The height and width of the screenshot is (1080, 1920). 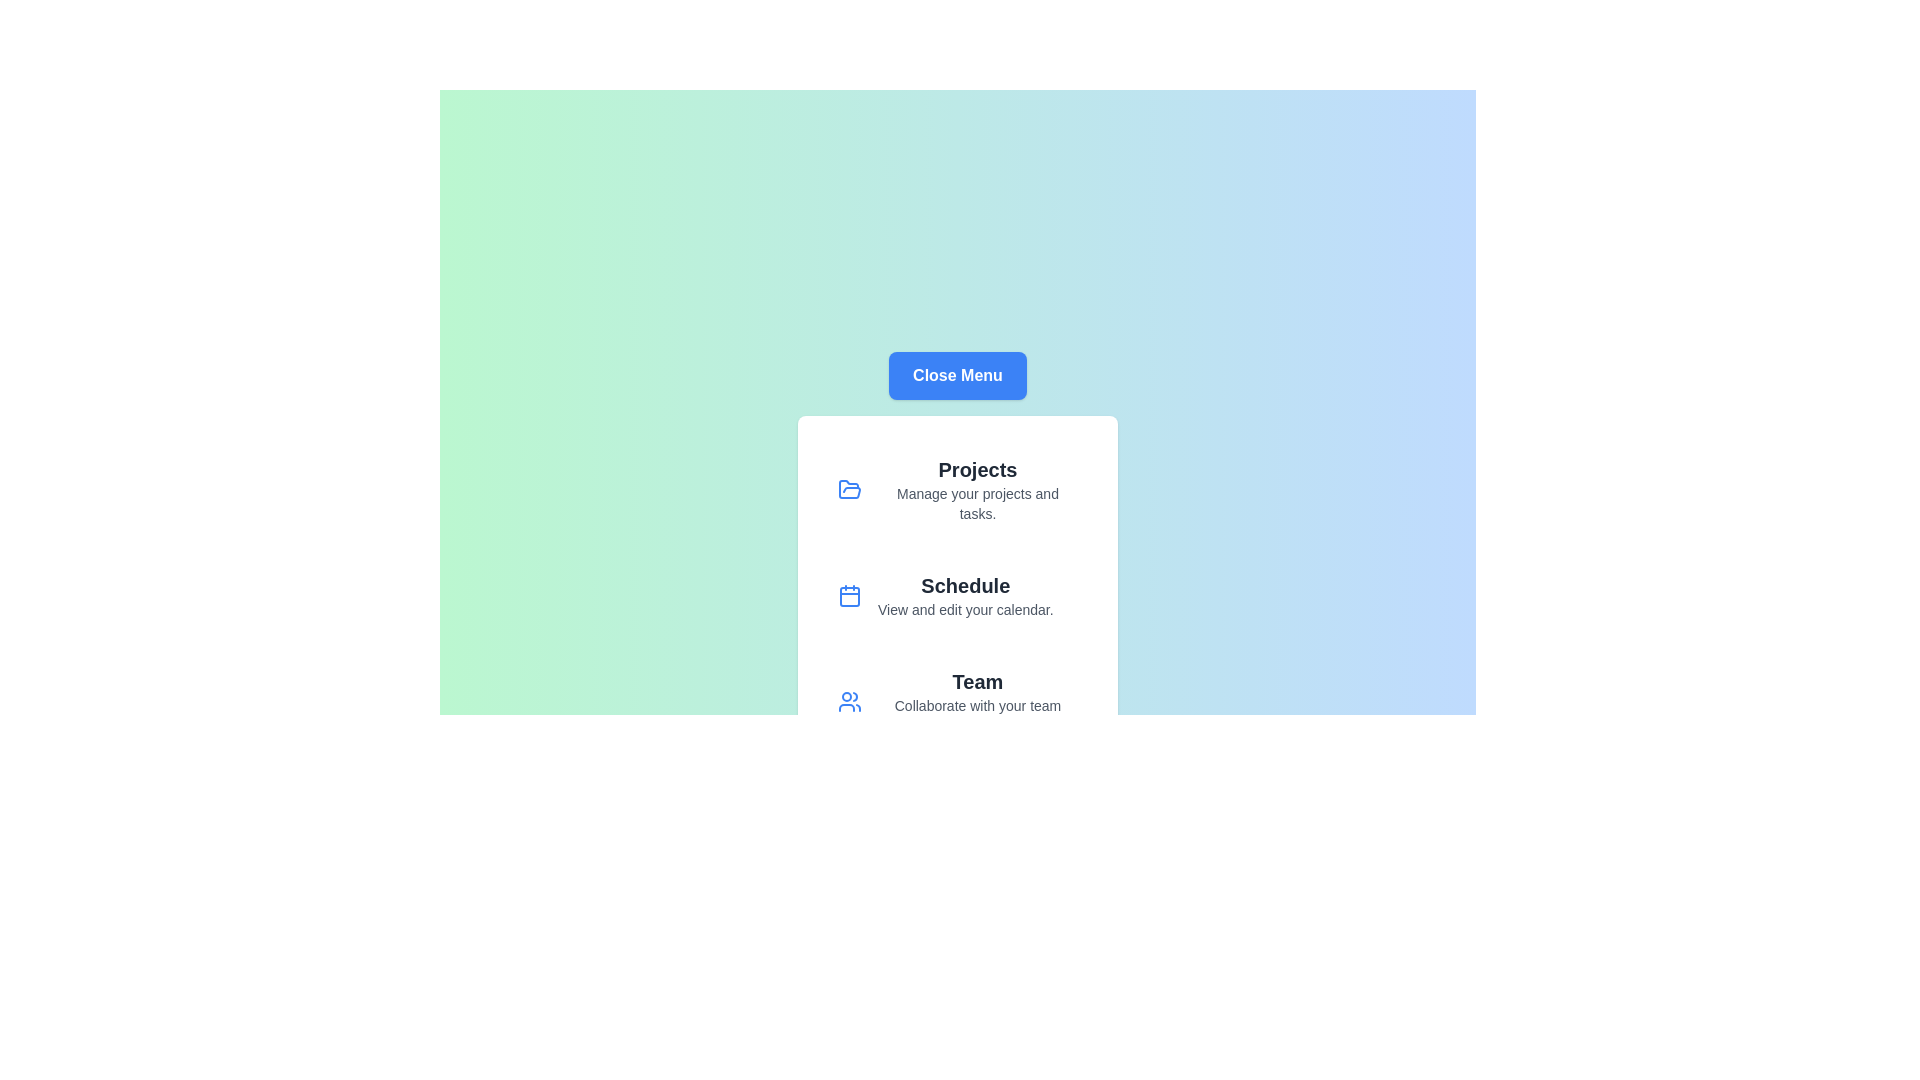 I want to click on the menu item corresponding to Projects, so click(x=957, y=489).